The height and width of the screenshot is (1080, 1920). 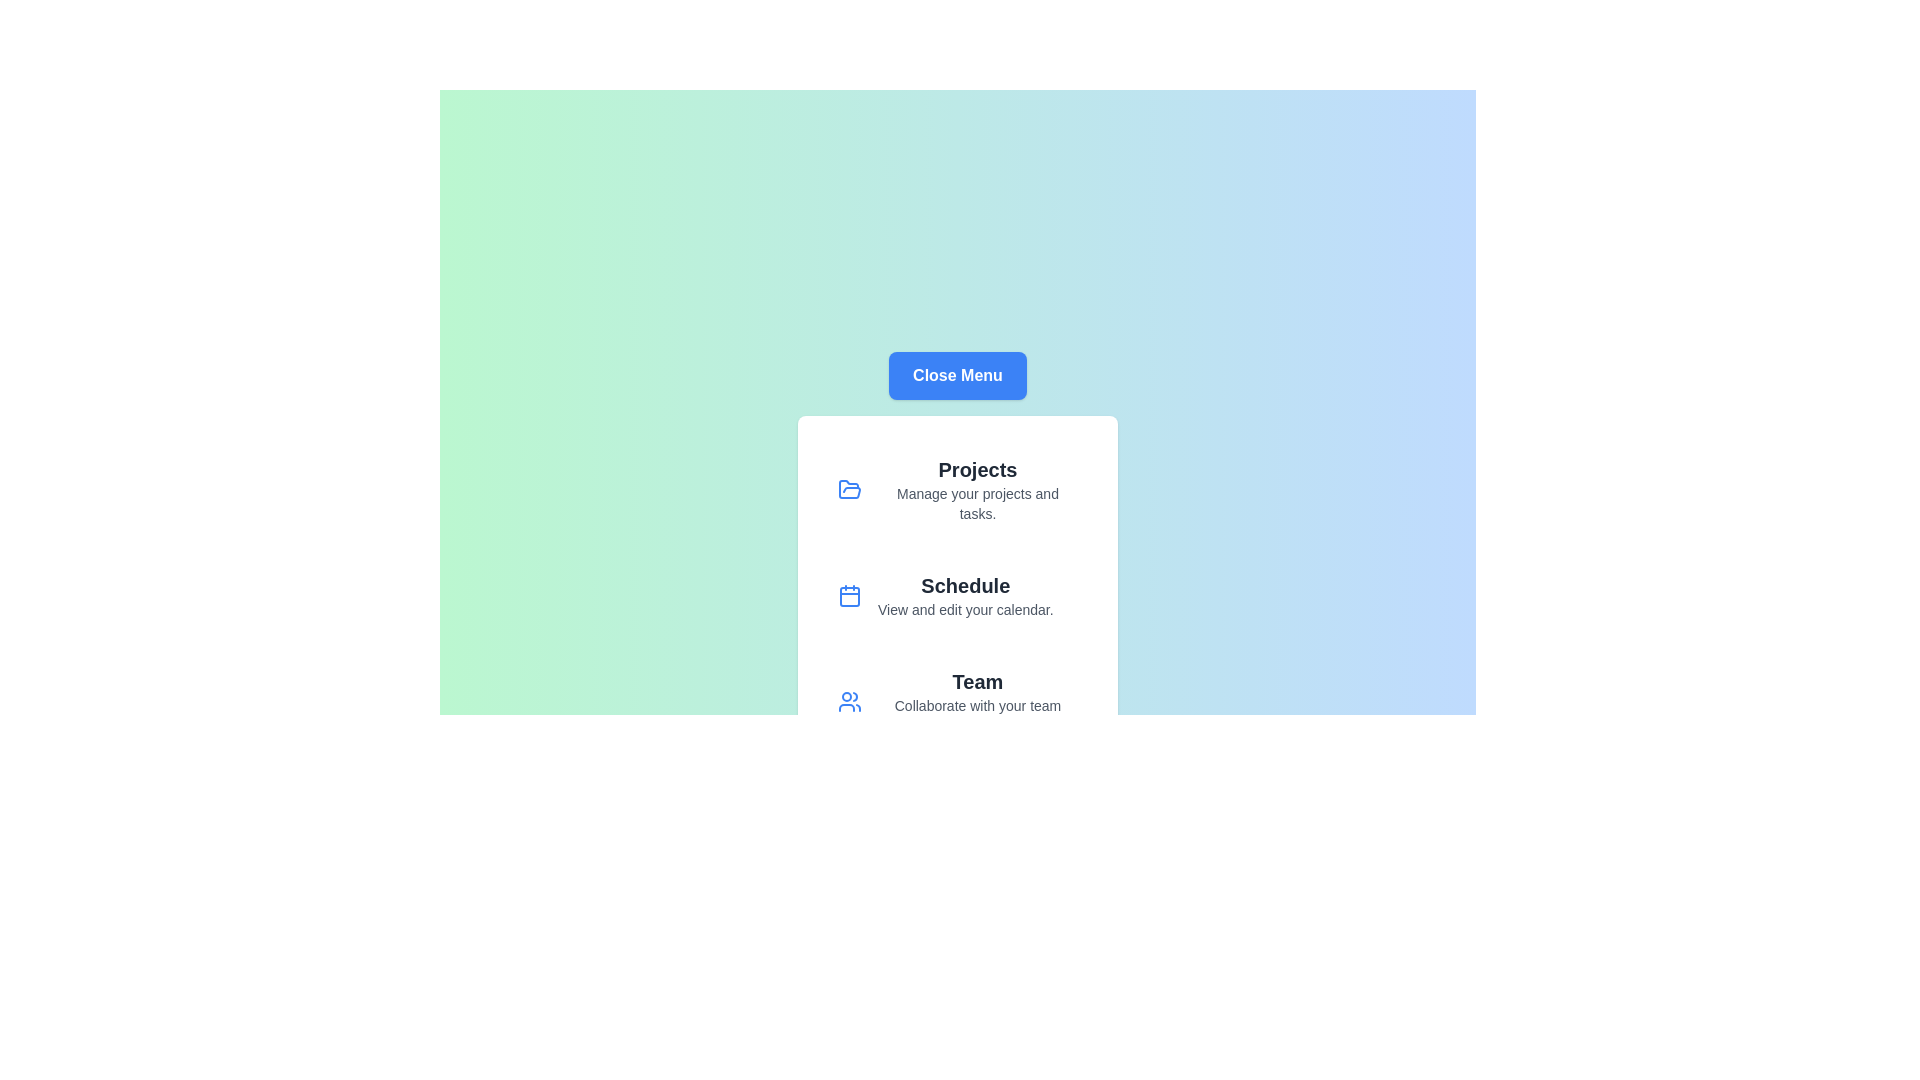 I want to click on the menu item corresponding to Projects, so click(x=957, y=489).